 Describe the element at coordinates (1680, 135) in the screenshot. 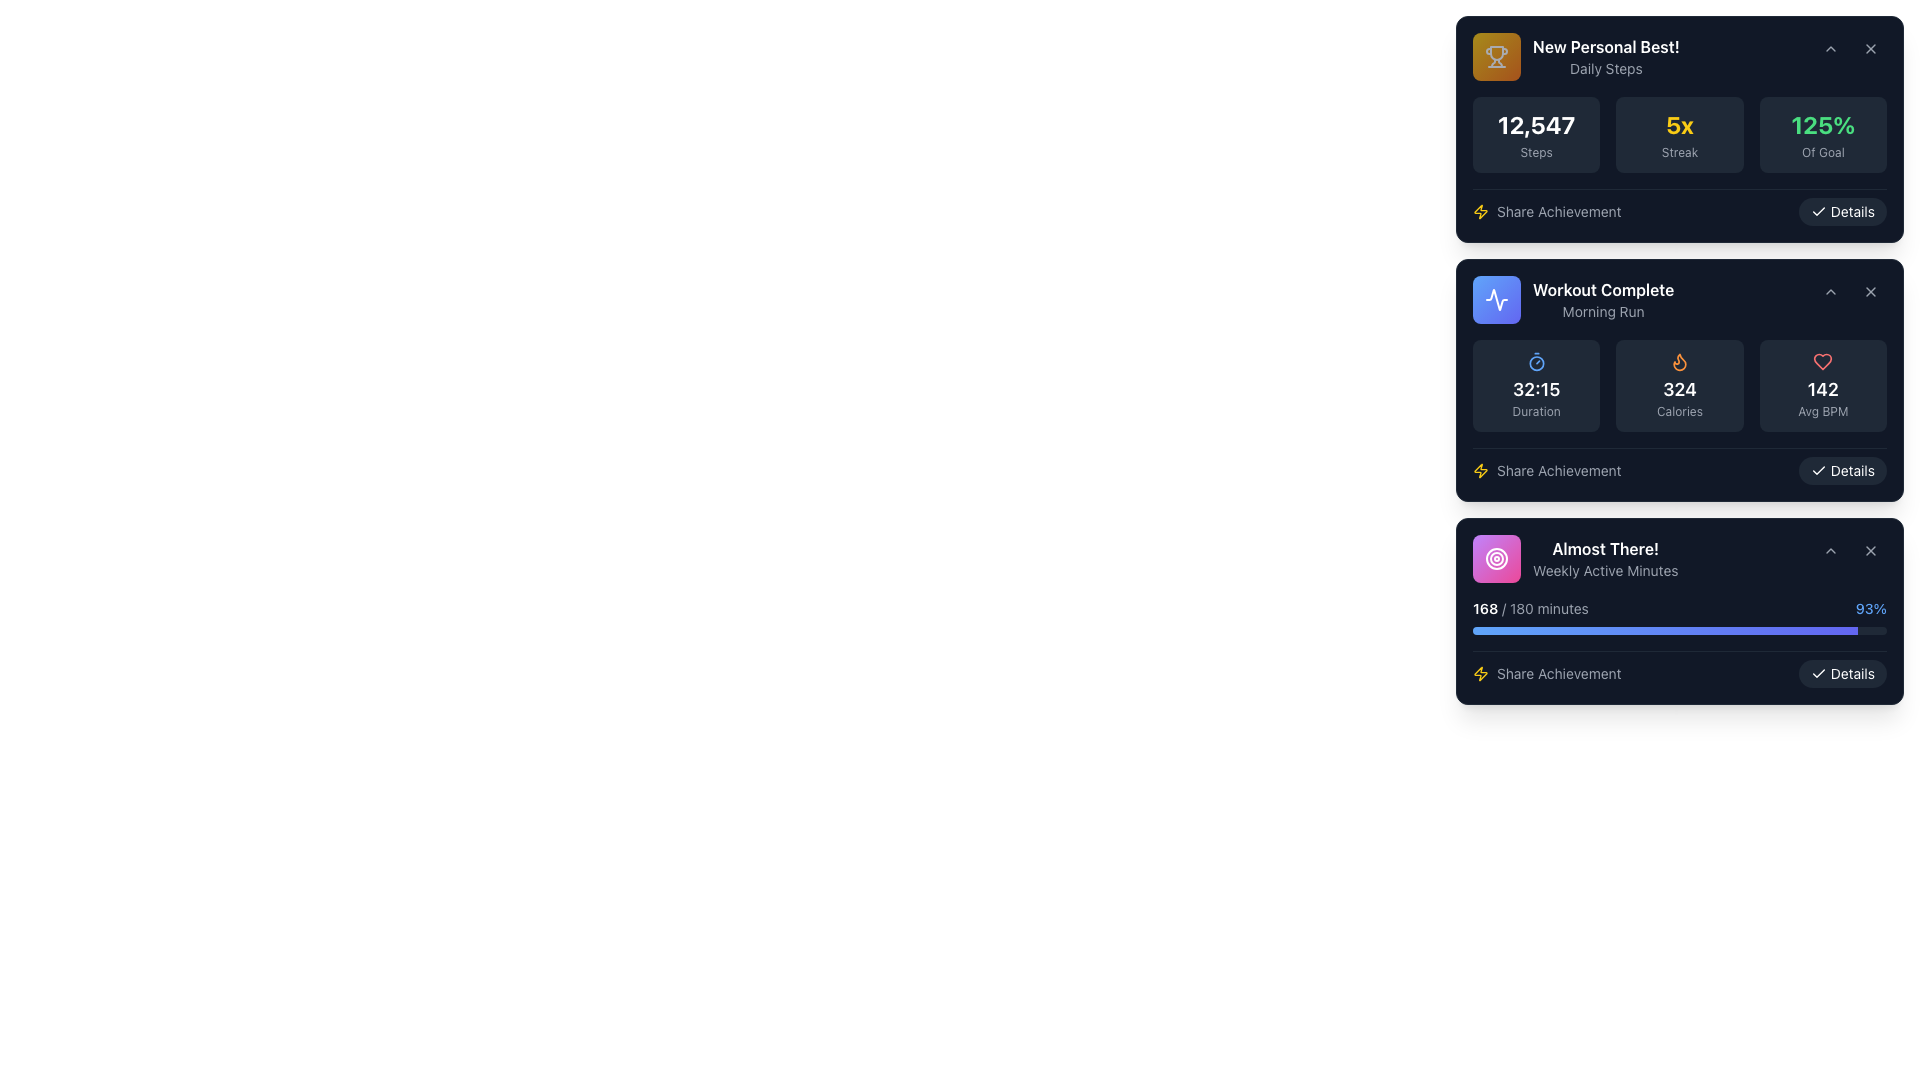

I see `the Static informational panel which features a dark gray background with rounded corners, displaying '5x' in yellow and 'Streak' in light gray` at that location.